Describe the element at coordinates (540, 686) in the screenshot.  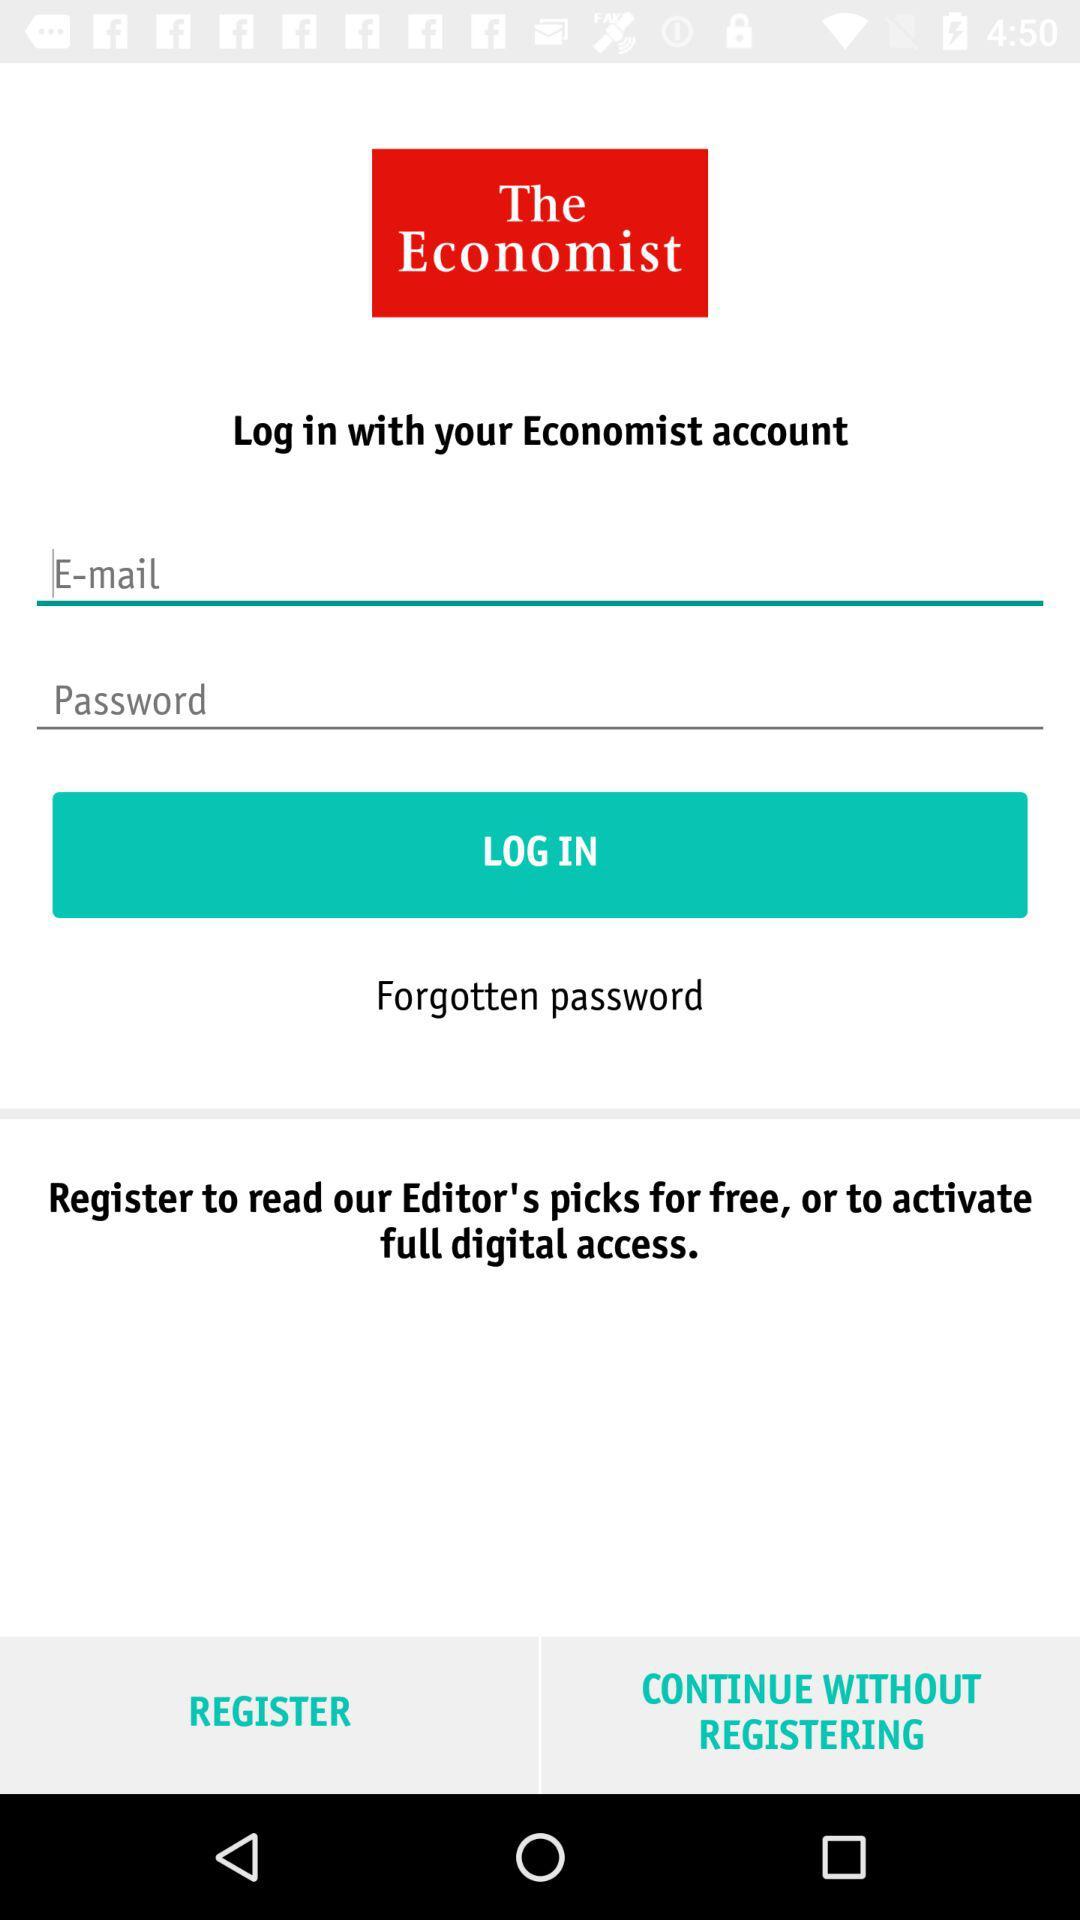
I see `password` at that location.